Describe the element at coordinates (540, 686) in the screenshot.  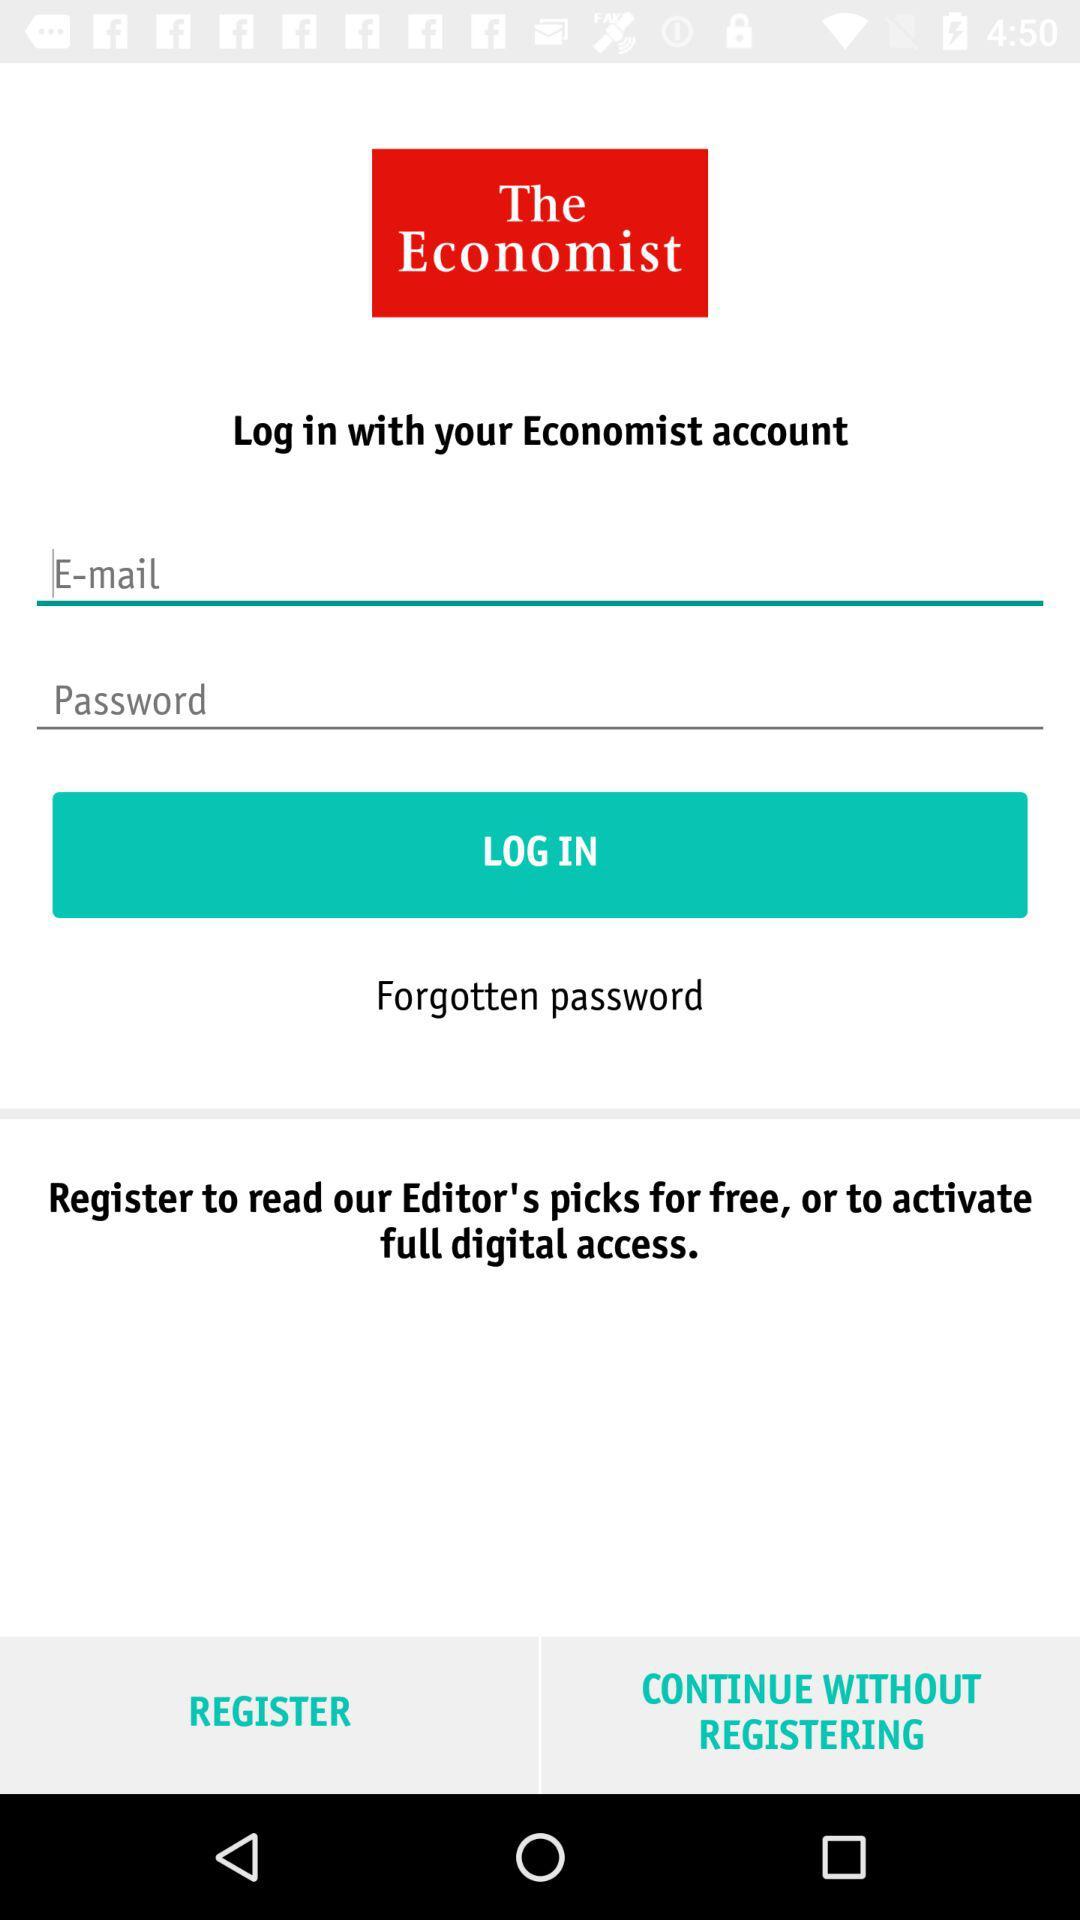
I see `password` at that location.